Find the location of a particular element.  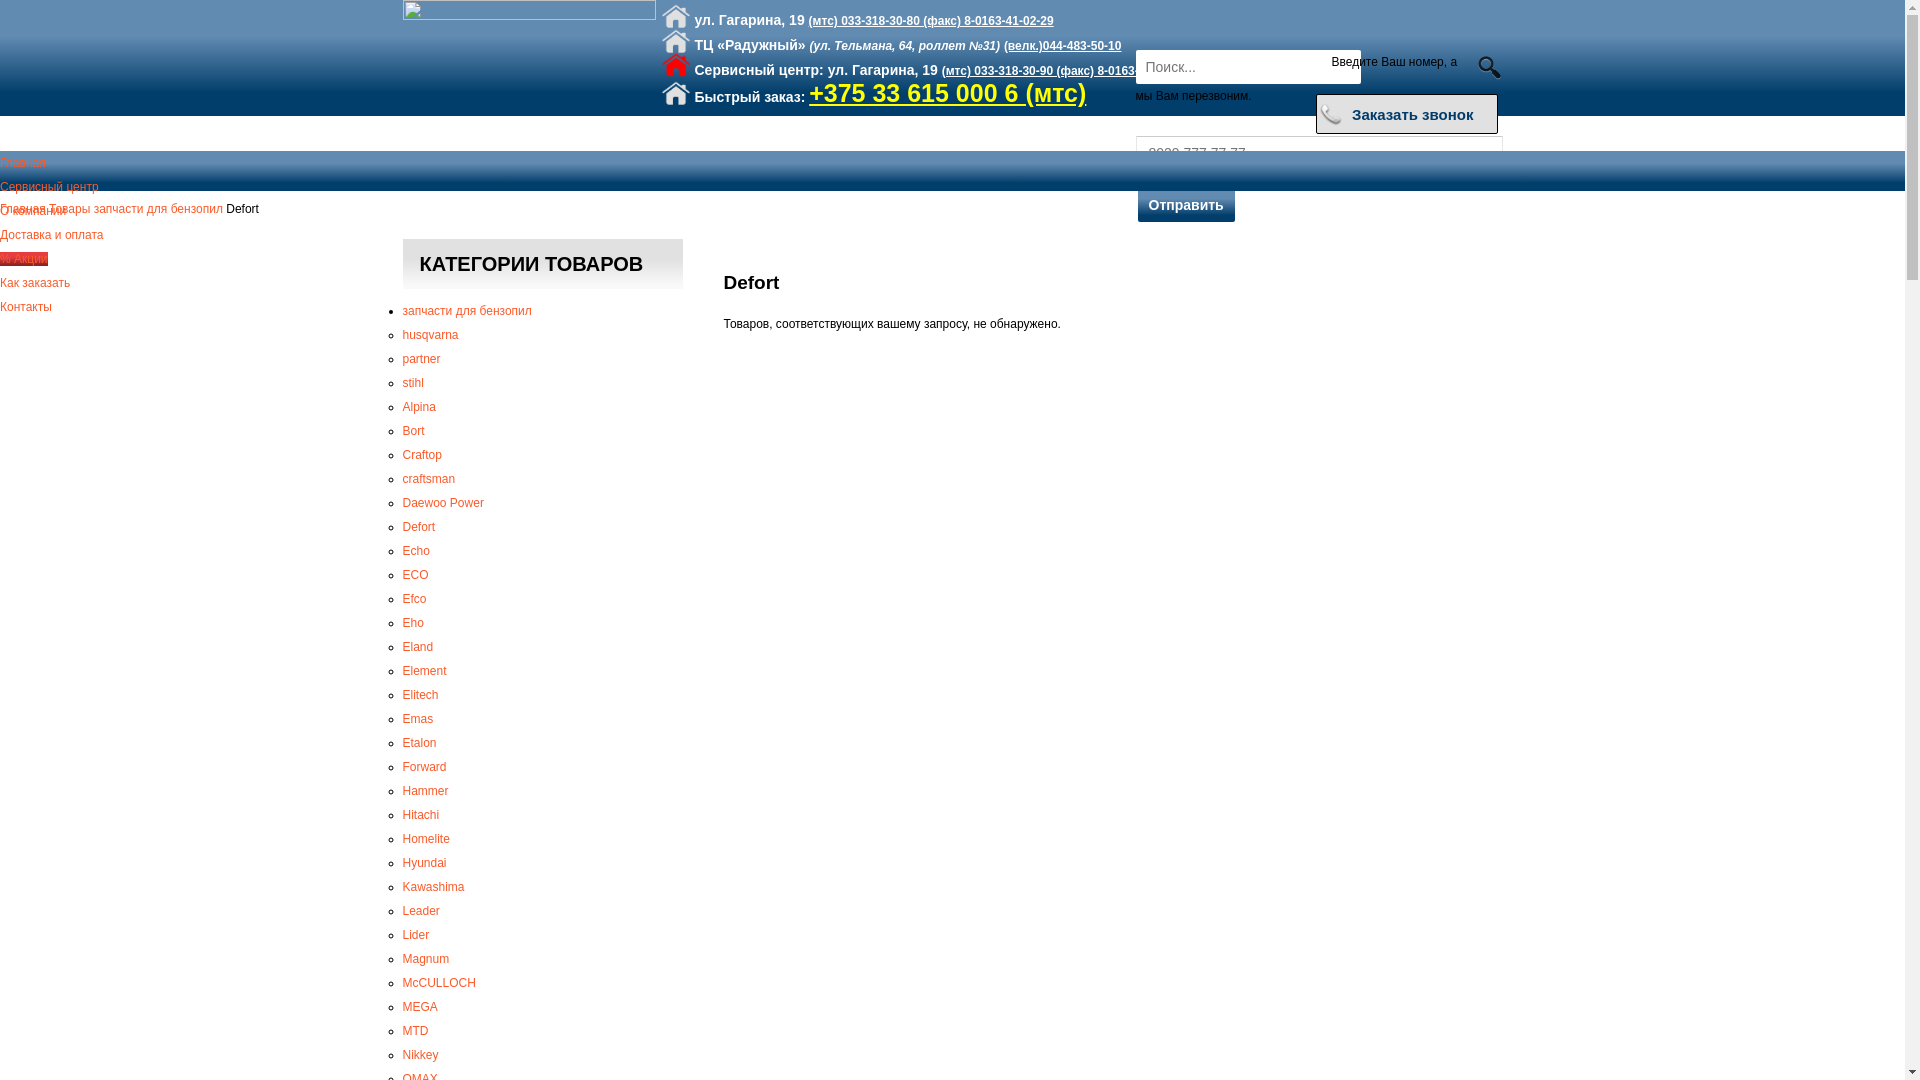

'MEGA' is located at coordinates (418, 1006).